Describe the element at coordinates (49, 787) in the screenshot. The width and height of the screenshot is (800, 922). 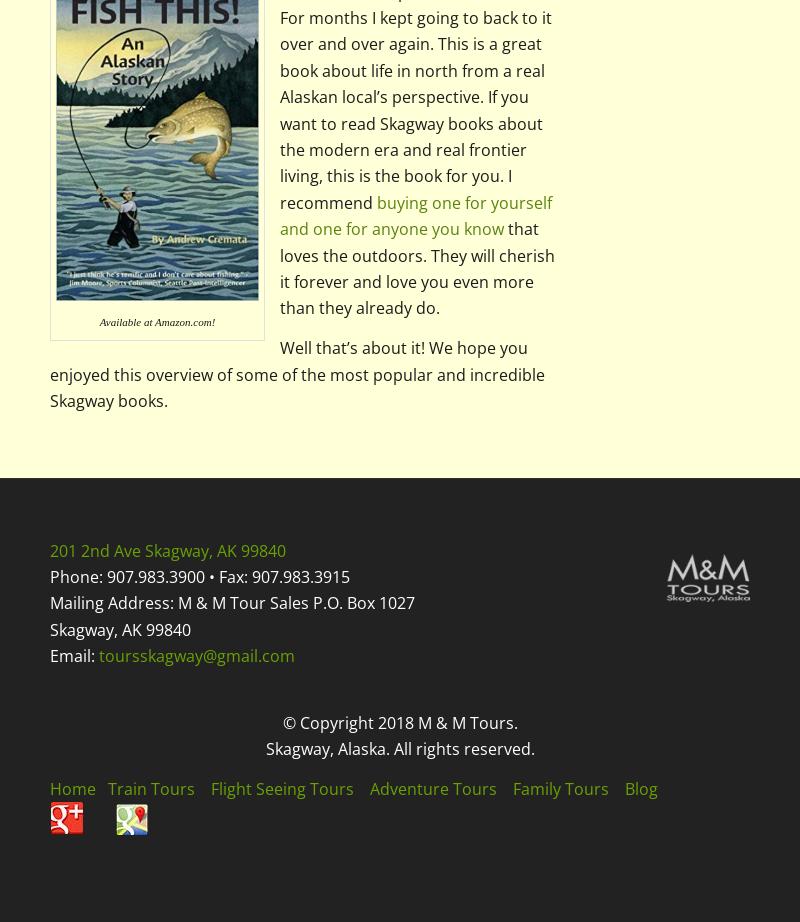
I see `'Home'` at that location.